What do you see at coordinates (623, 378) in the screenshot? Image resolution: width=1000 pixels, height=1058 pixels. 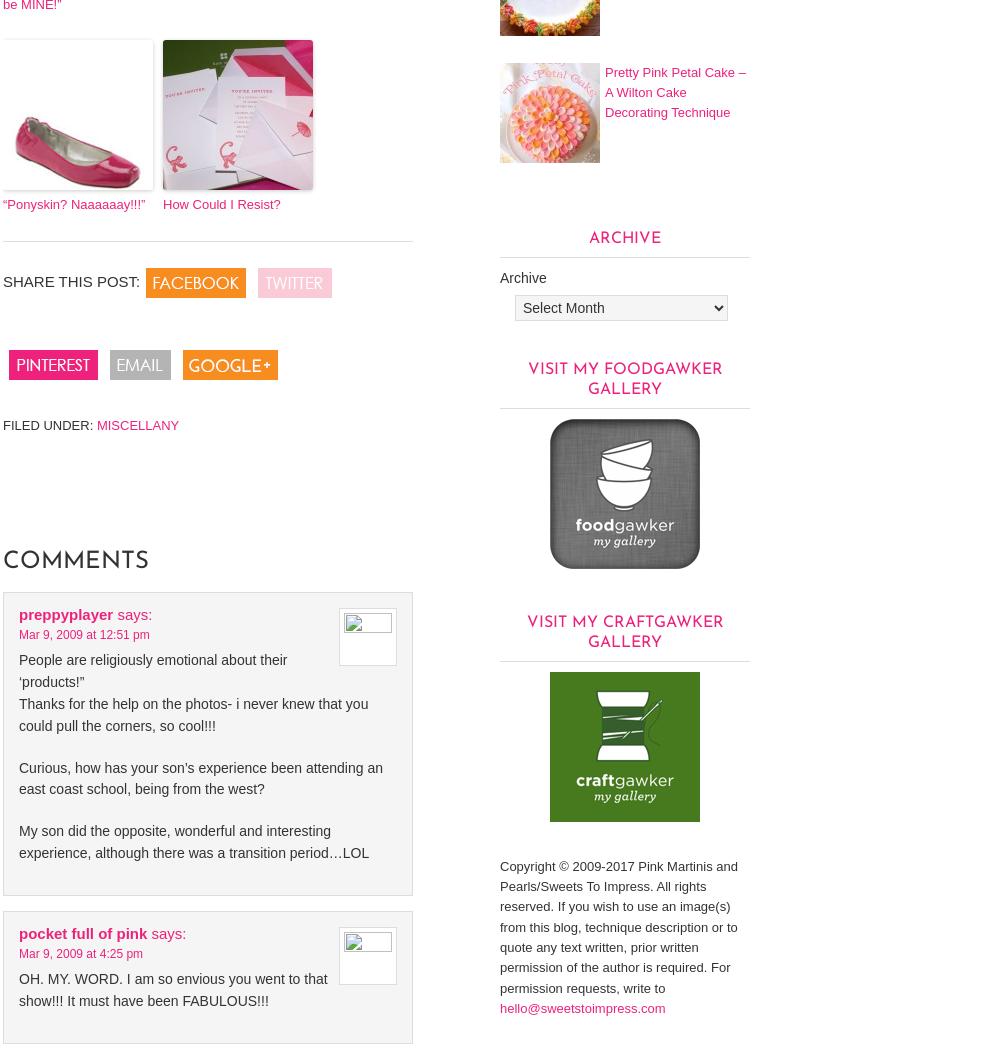 I see `'Visit My Foodgawker Gallery'` at bounding box center [623, 378].